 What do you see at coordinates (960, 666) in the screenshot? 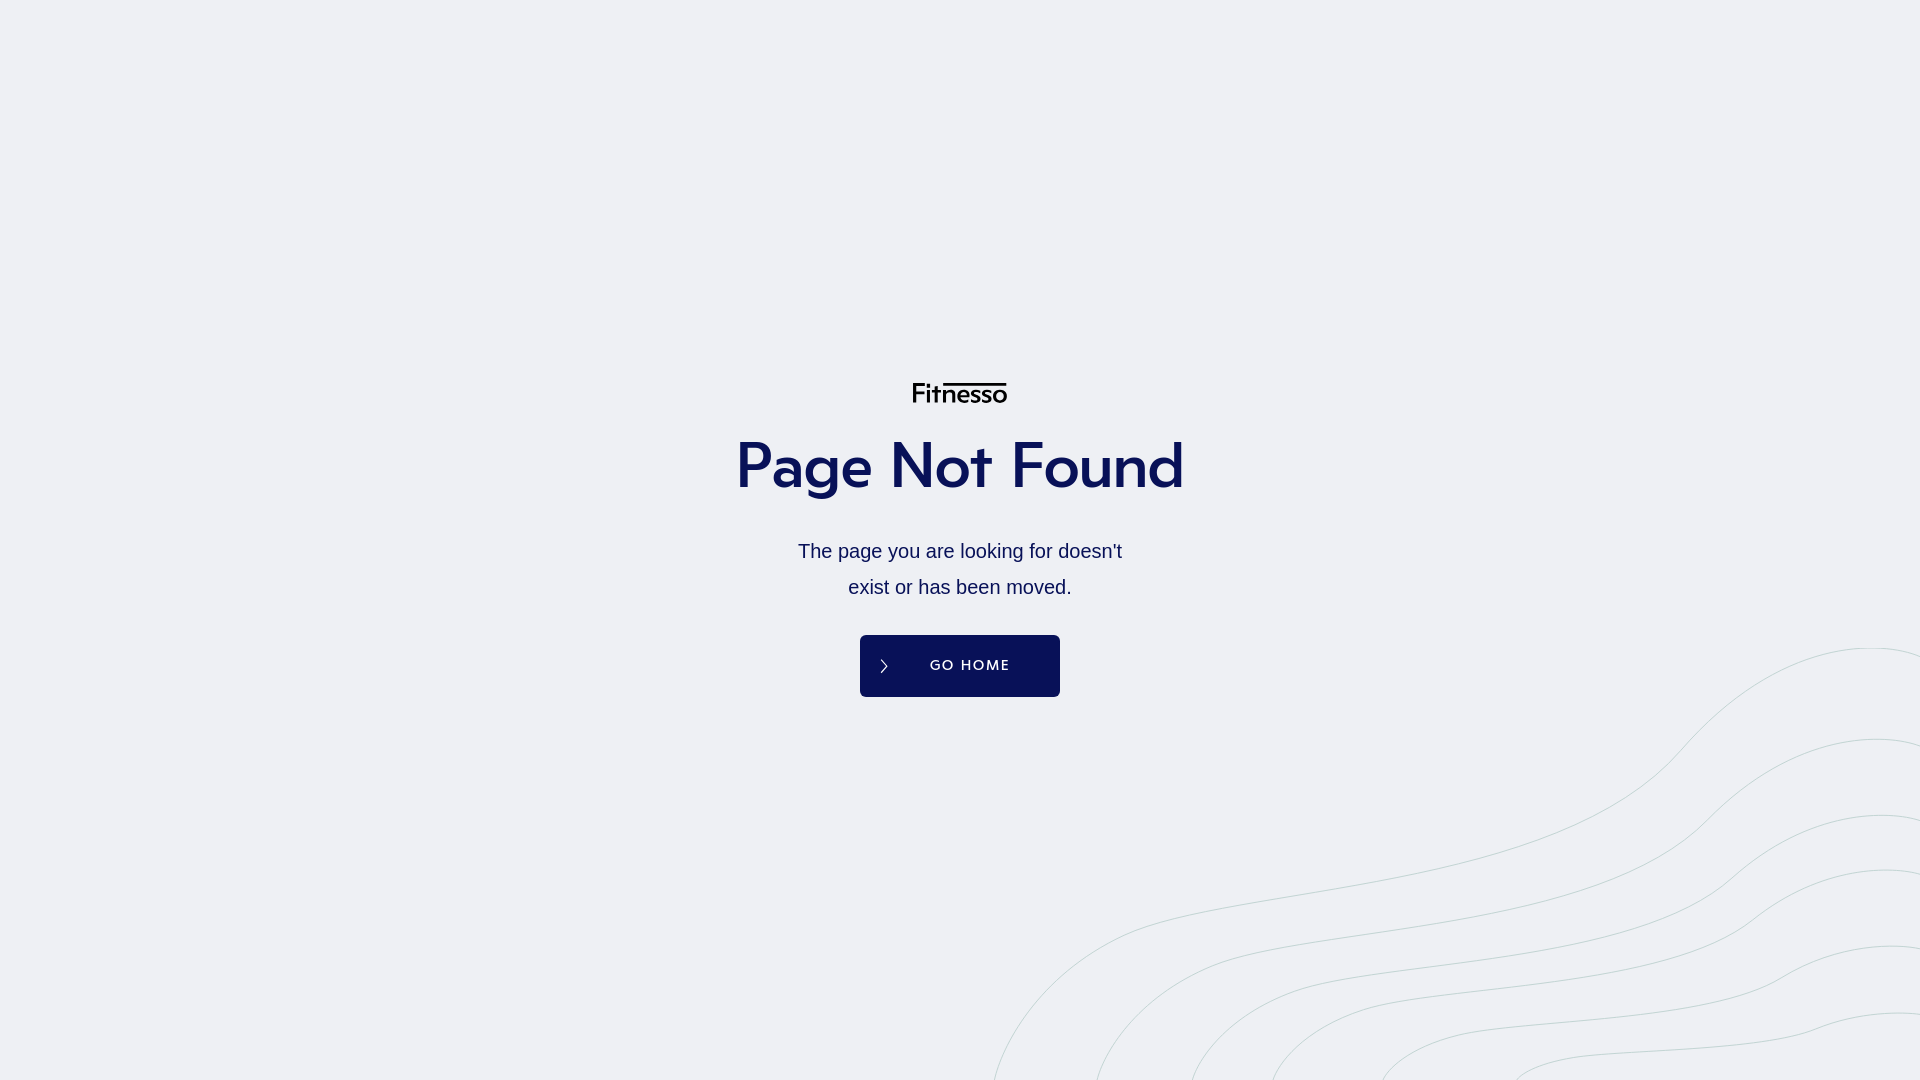
I see `'GO HOME'` at bounding box center [960, 666].